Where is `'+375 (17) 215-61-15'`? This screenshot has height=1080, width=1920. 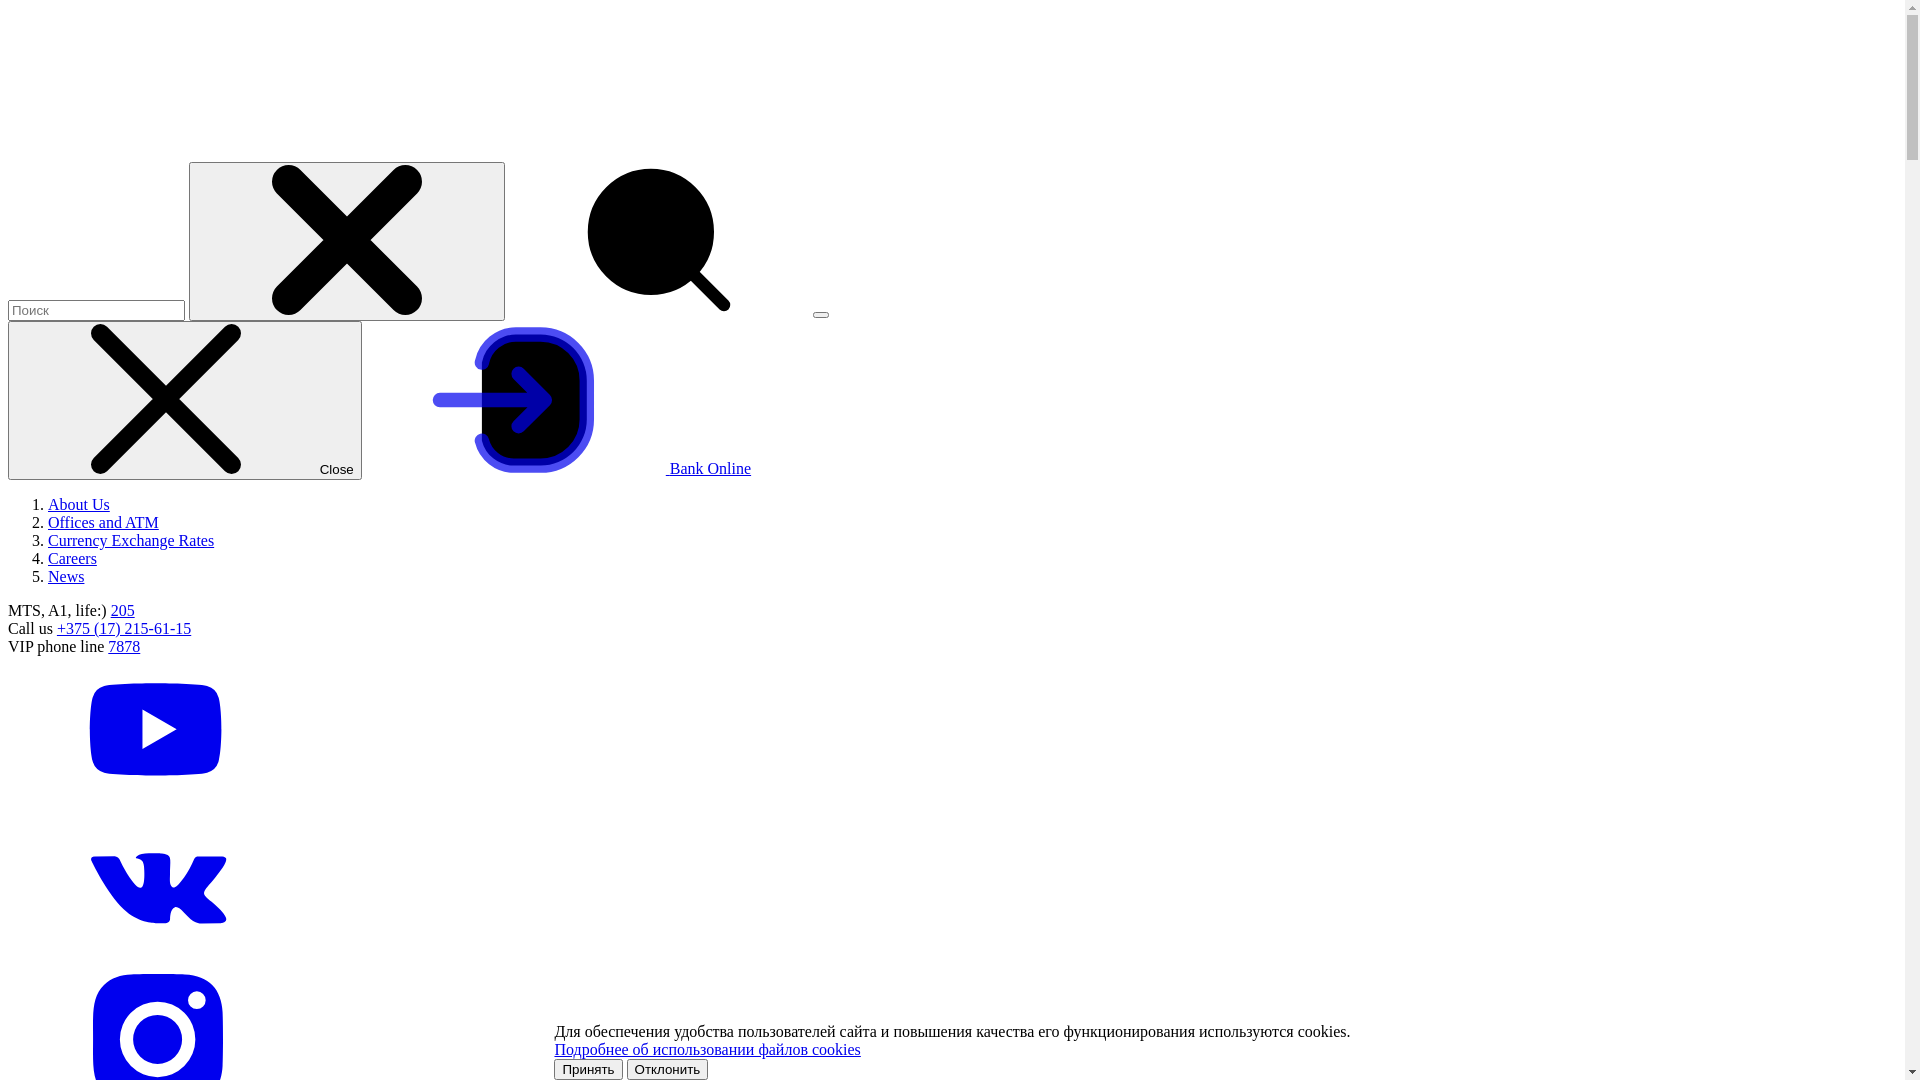
'+375 (17) 215-61-15' is located at coordinates (123, 627).